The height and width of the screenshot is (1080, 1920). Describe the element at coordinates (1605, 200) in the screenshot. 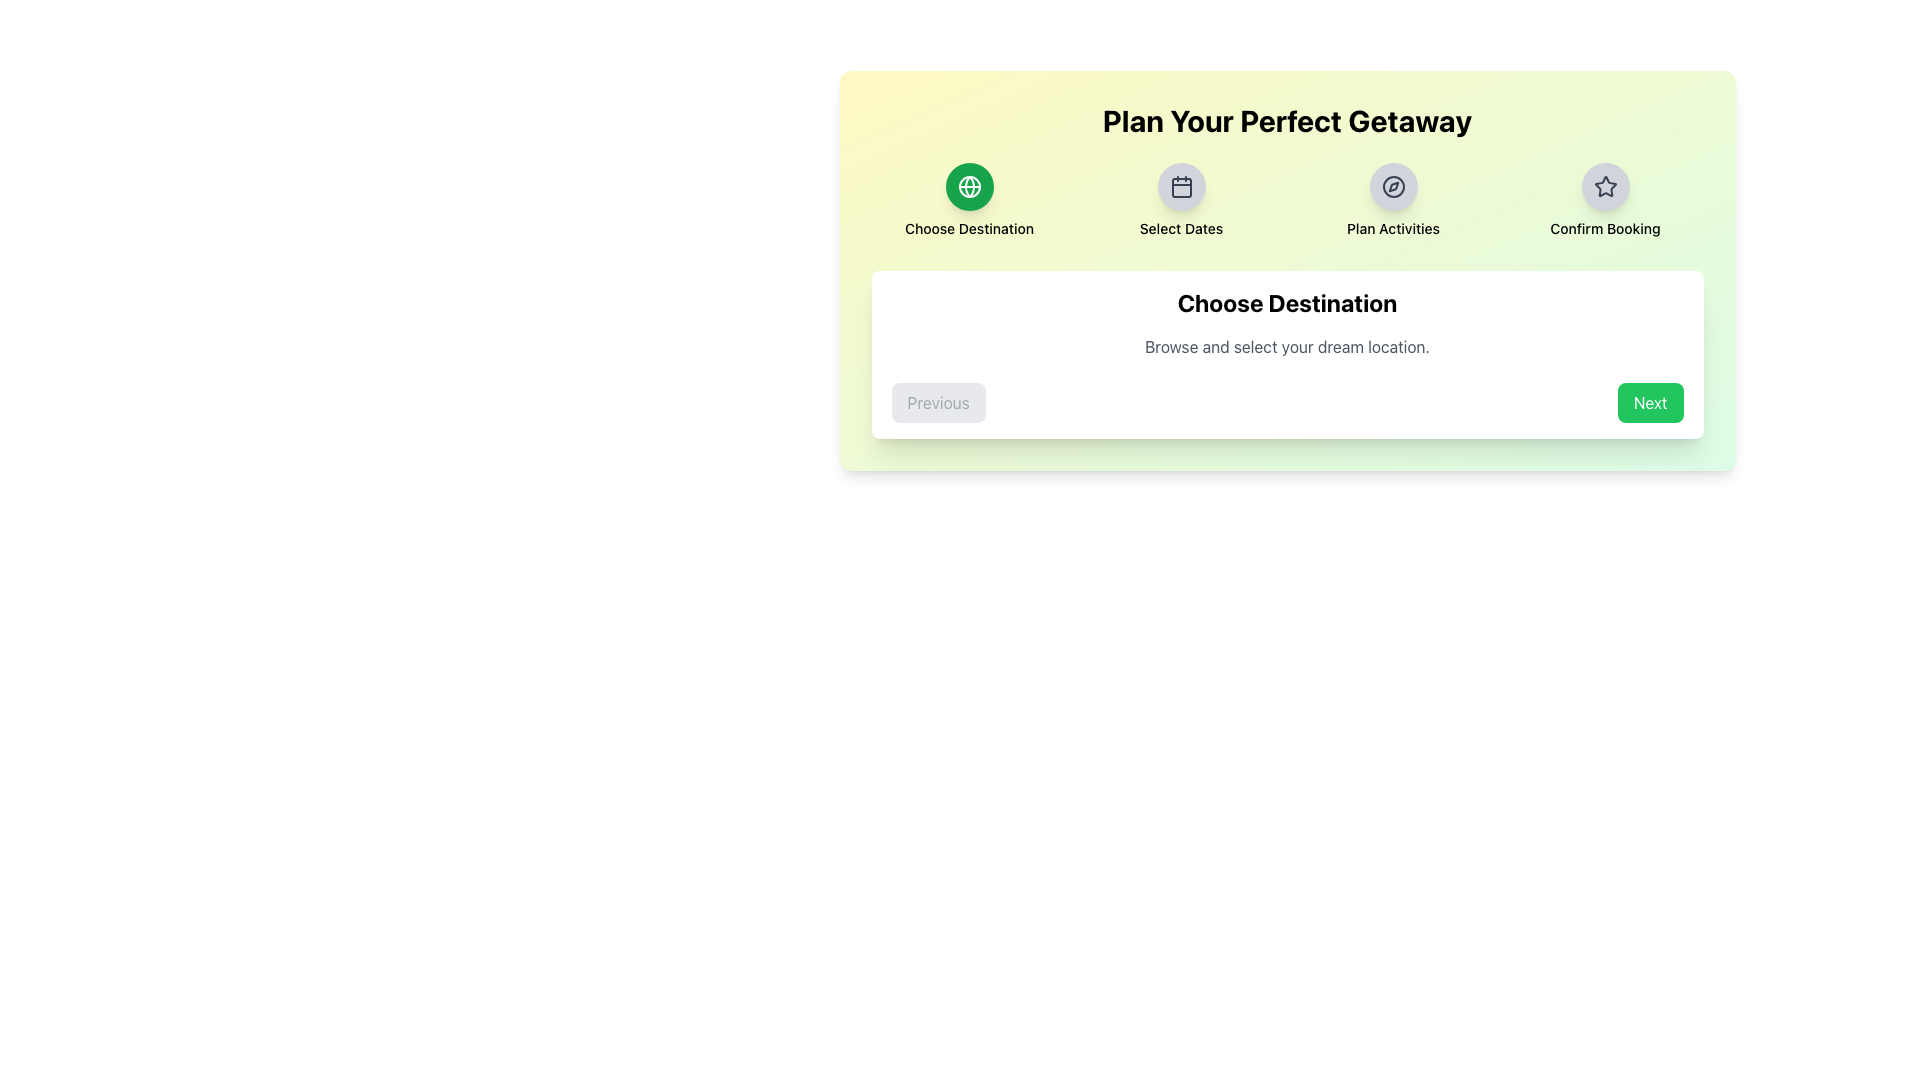

I see `the 'Confirm Booking' progress step indicator, which is represented by a circular icon with a star and a textual label underneath` at that location.